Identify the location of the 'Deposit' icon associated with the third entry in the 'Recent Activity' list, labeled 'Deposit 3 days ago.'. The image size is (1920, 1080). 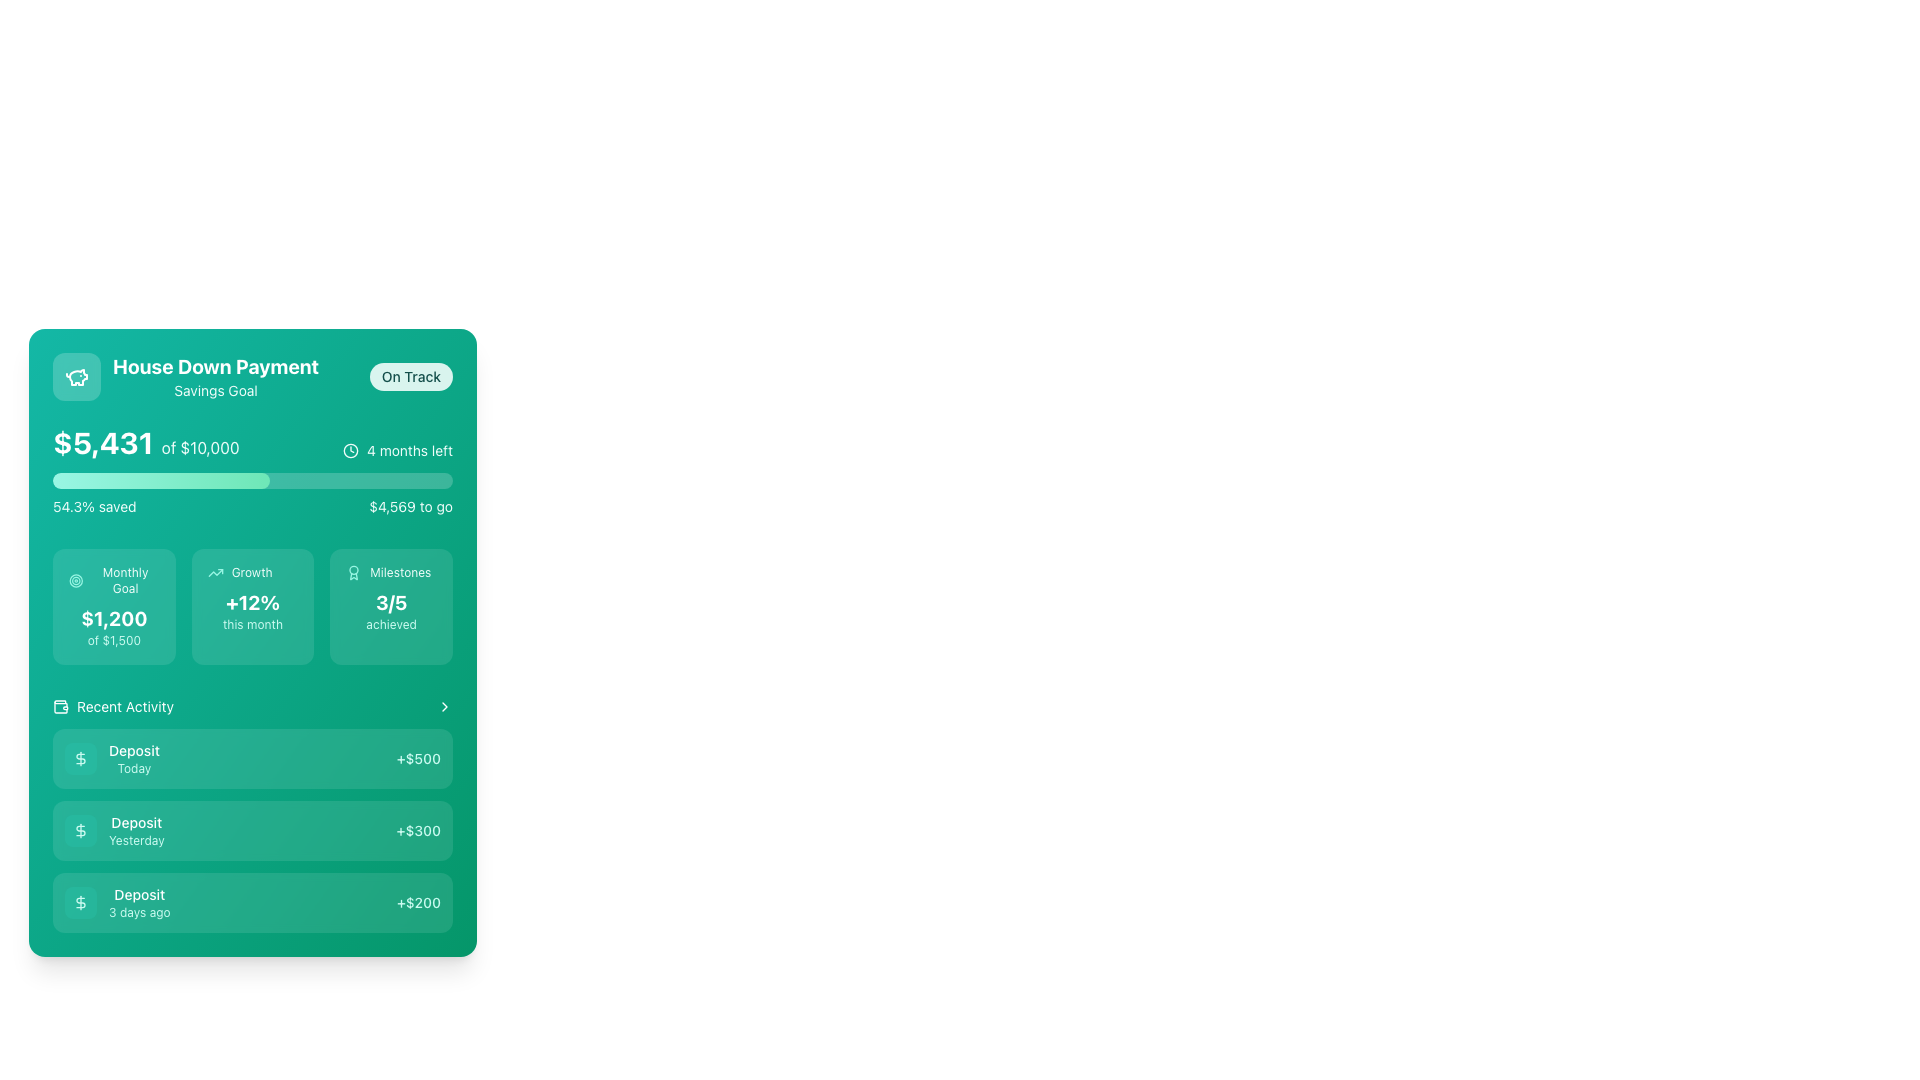
(80, 902).